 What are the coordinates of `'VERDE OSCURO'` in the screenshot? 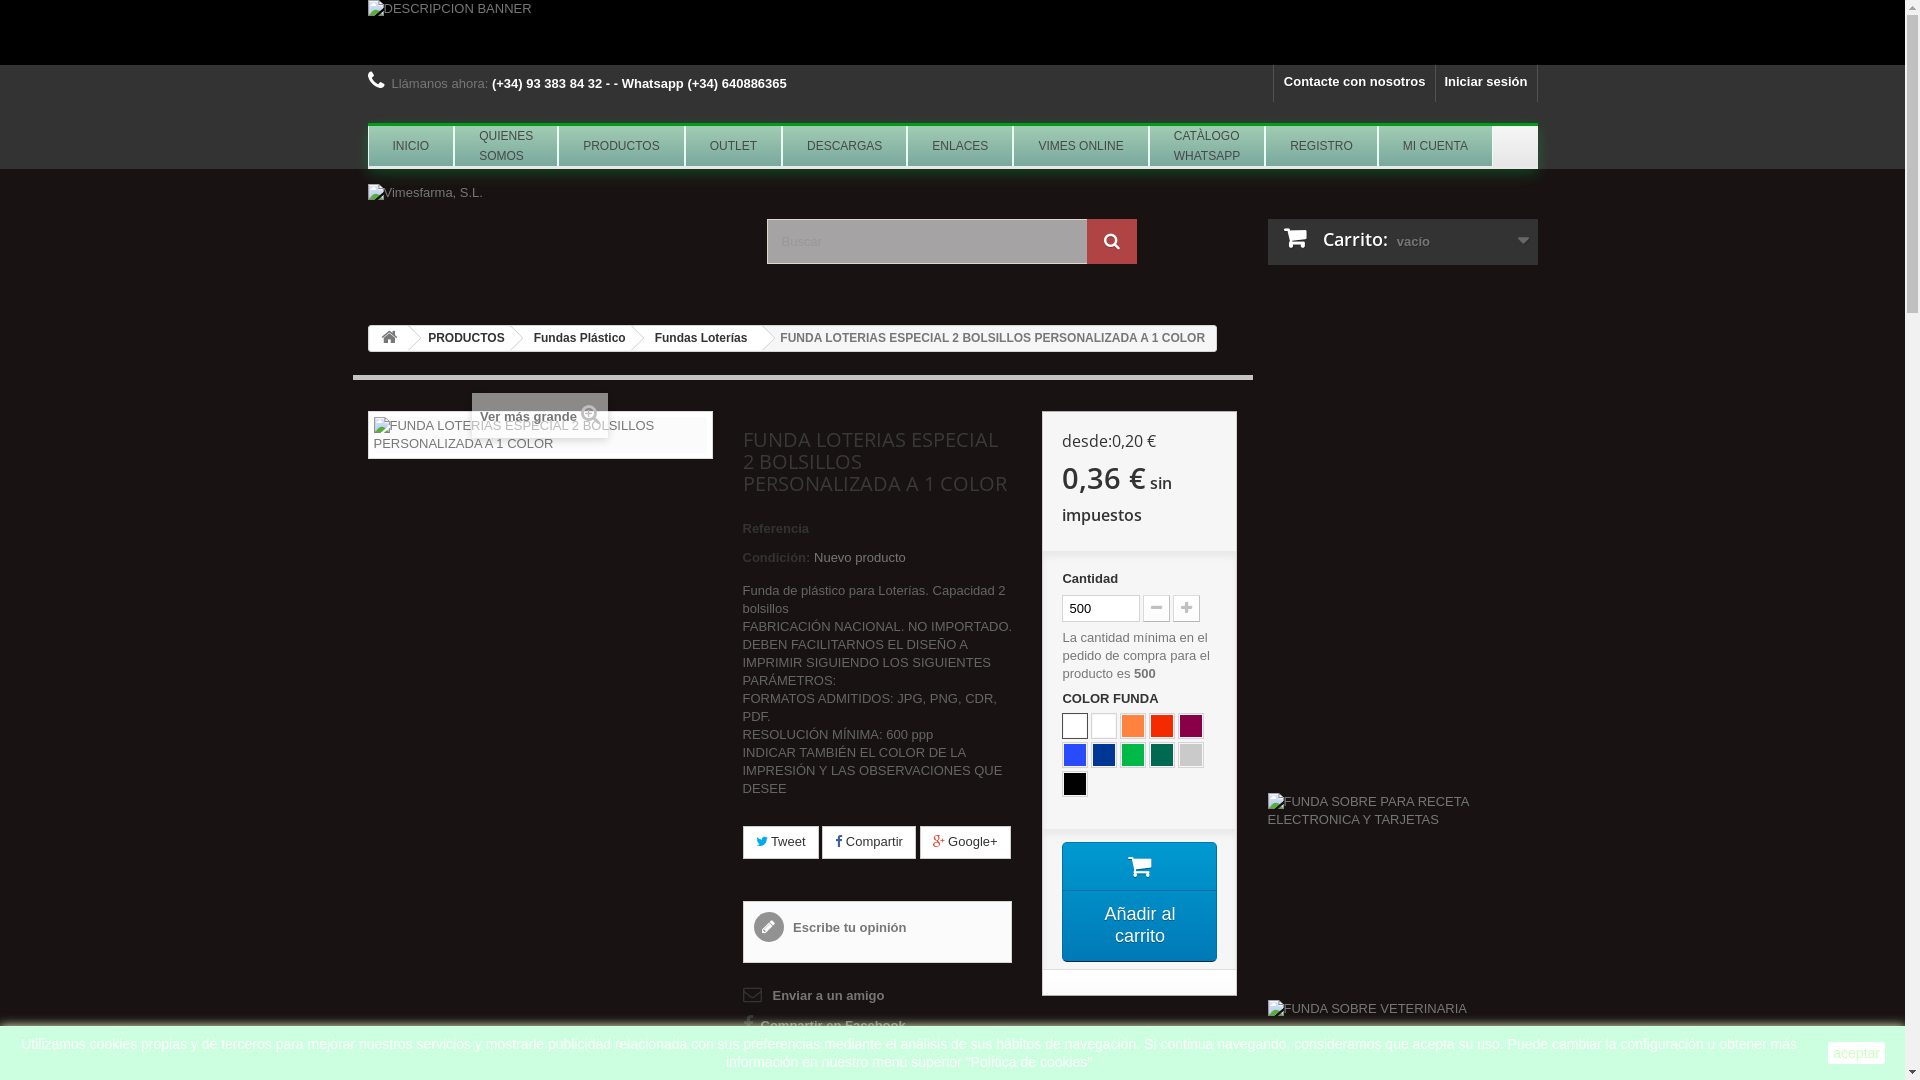 It's located at (1151, 755).